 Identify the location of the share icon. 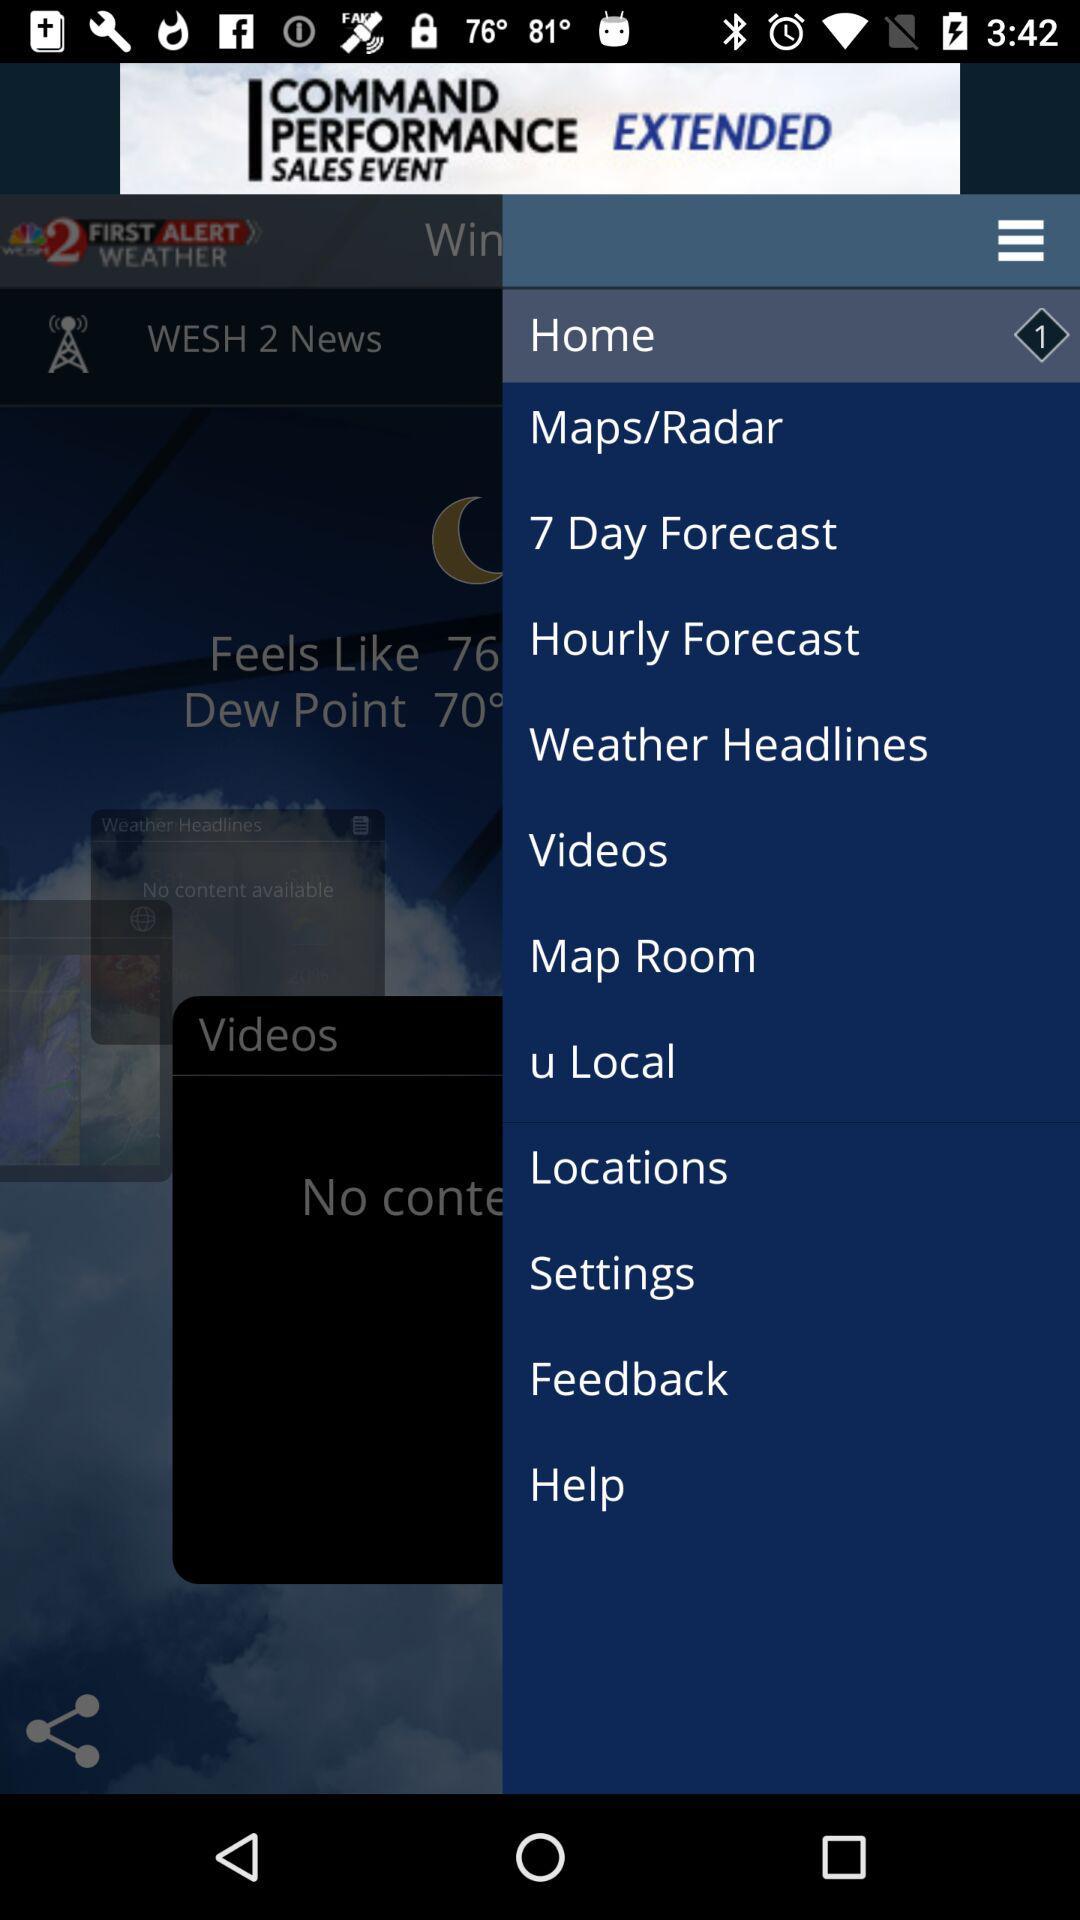
(61, 1730).